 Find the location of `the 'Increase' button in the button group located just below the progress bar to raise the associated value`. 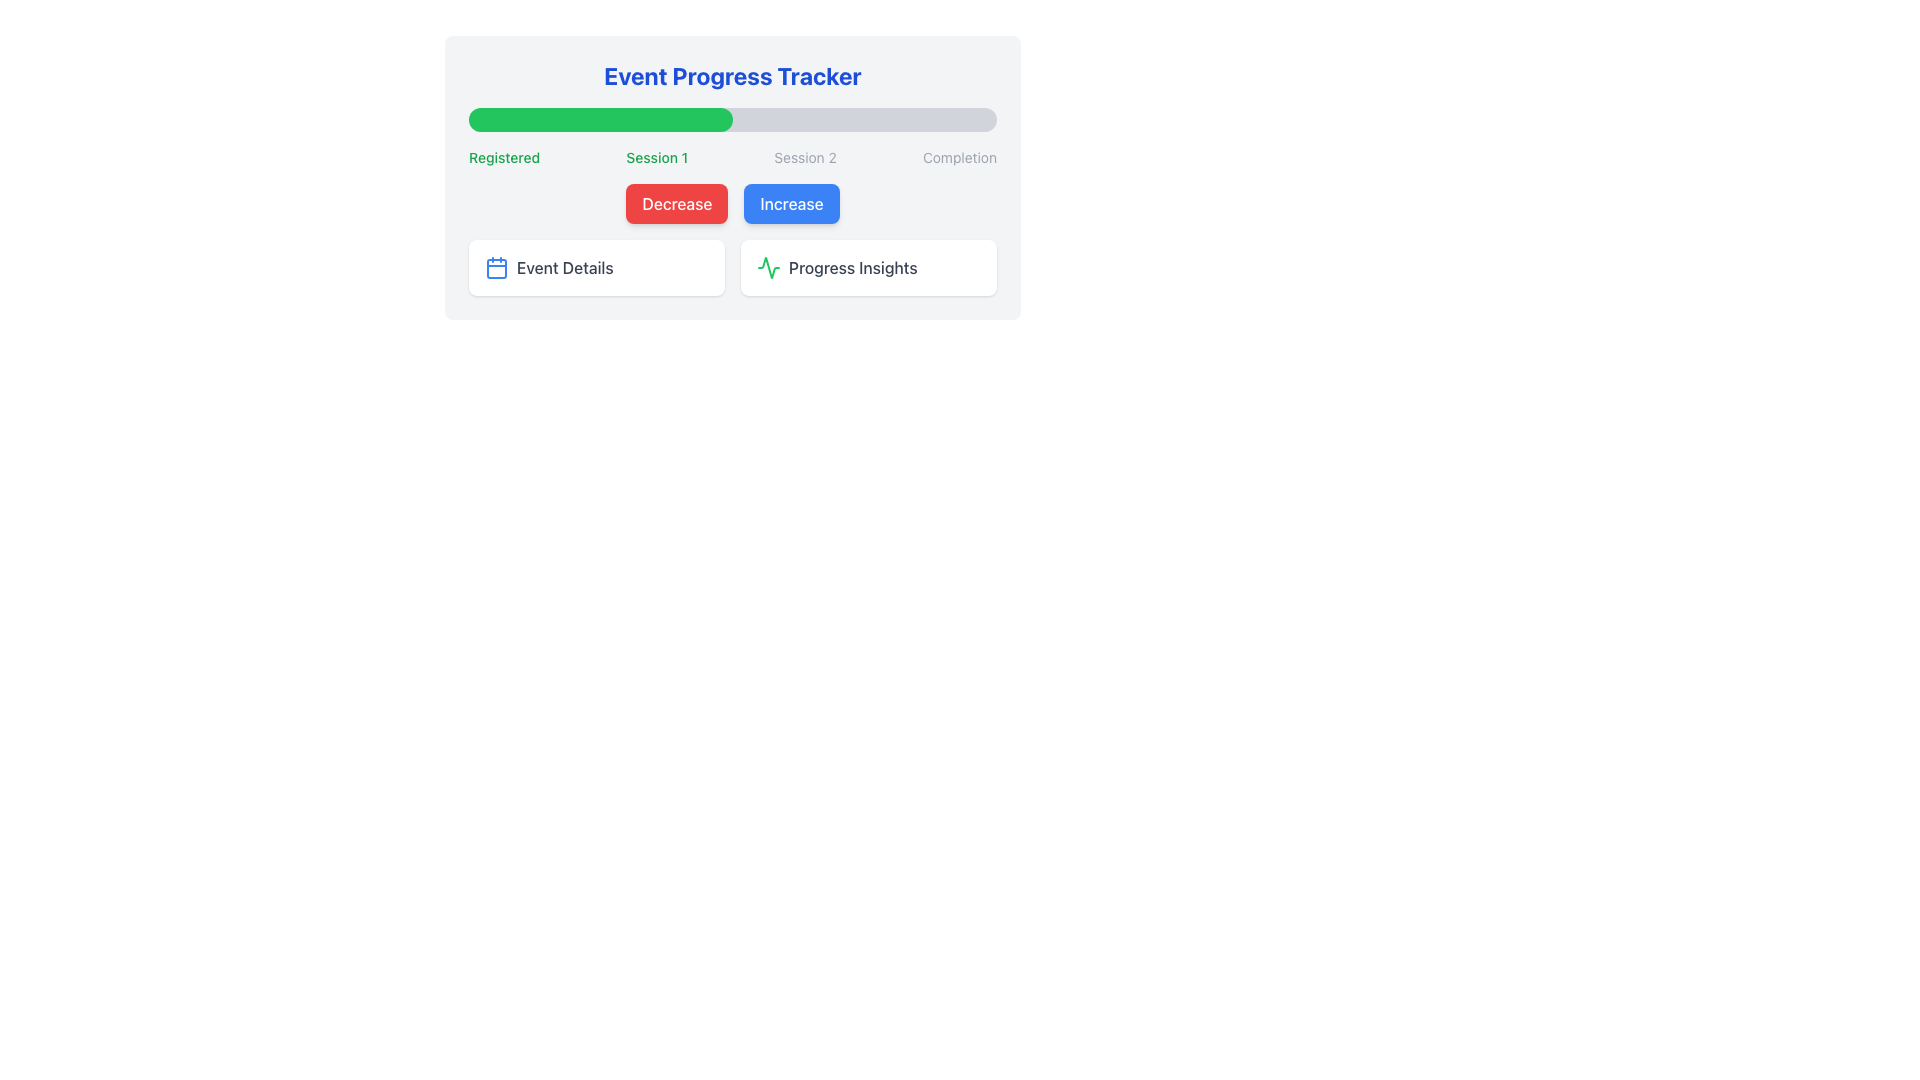

the 'Increase' button in the button group located just below the progress bar to raise the associated value is located at coordinates (732, 204).